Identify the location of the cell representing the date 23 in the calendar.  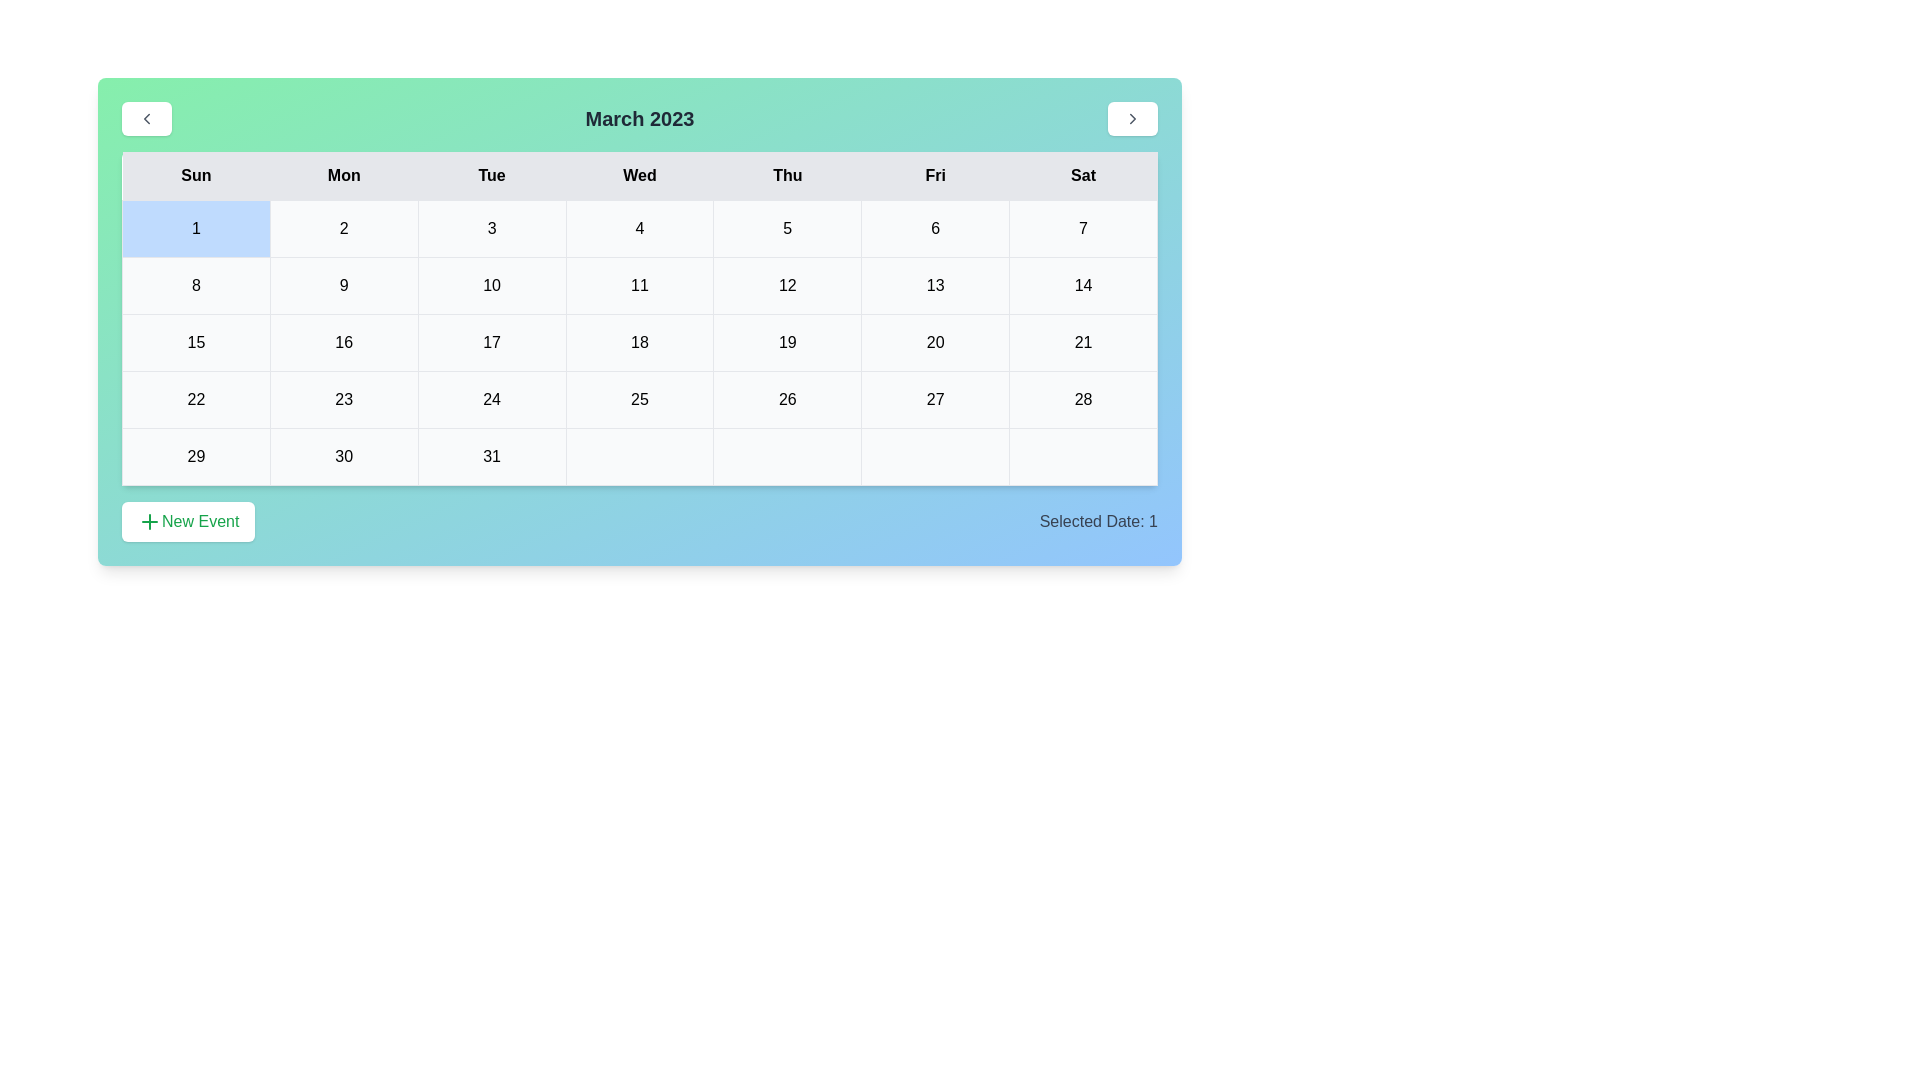
(344, 400).